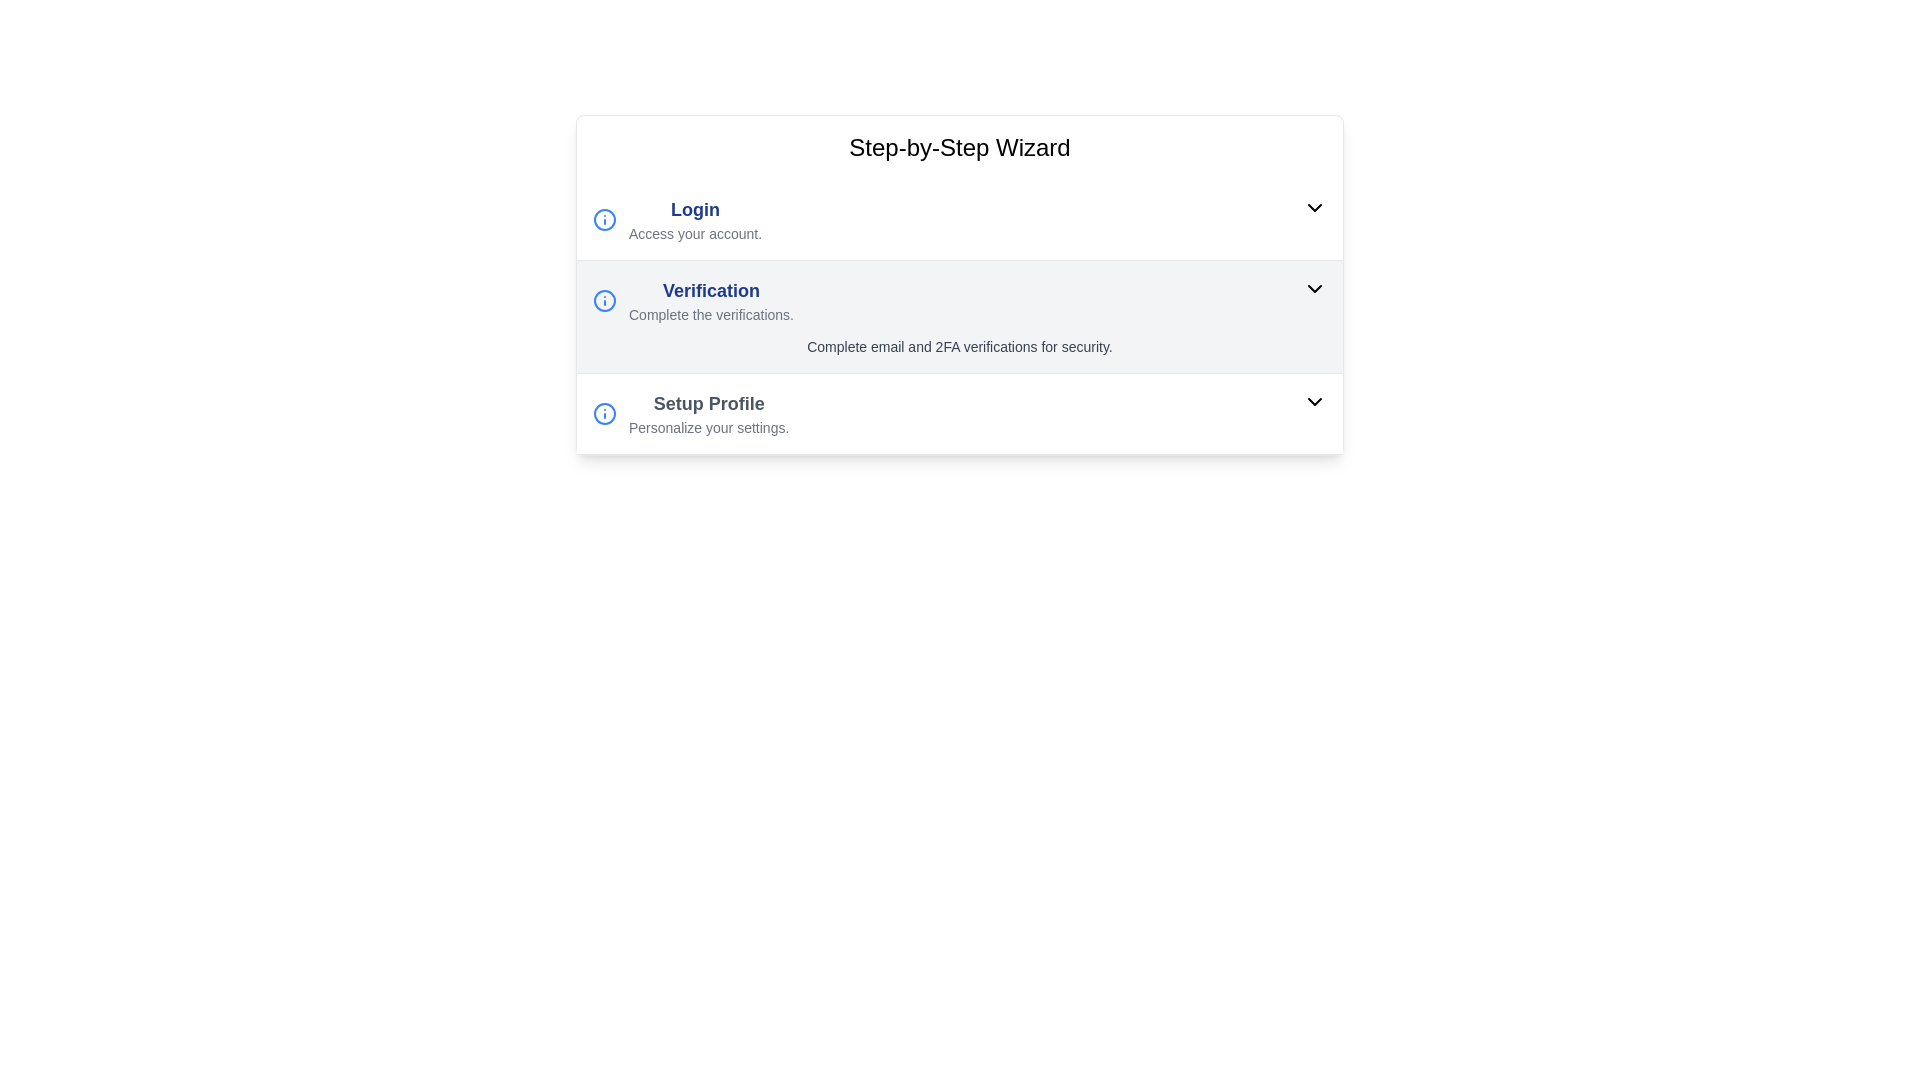 Image resolution: width=1920 pixels, height=1080 pixels. What do you see at coordinates (677, 219) in the screenshot?
I see `the text block that serves as the label and description for the first step in the step-by-step wizard interface, indicating that this step involves logging in to access the user's account` at bounding box center [677, 219].